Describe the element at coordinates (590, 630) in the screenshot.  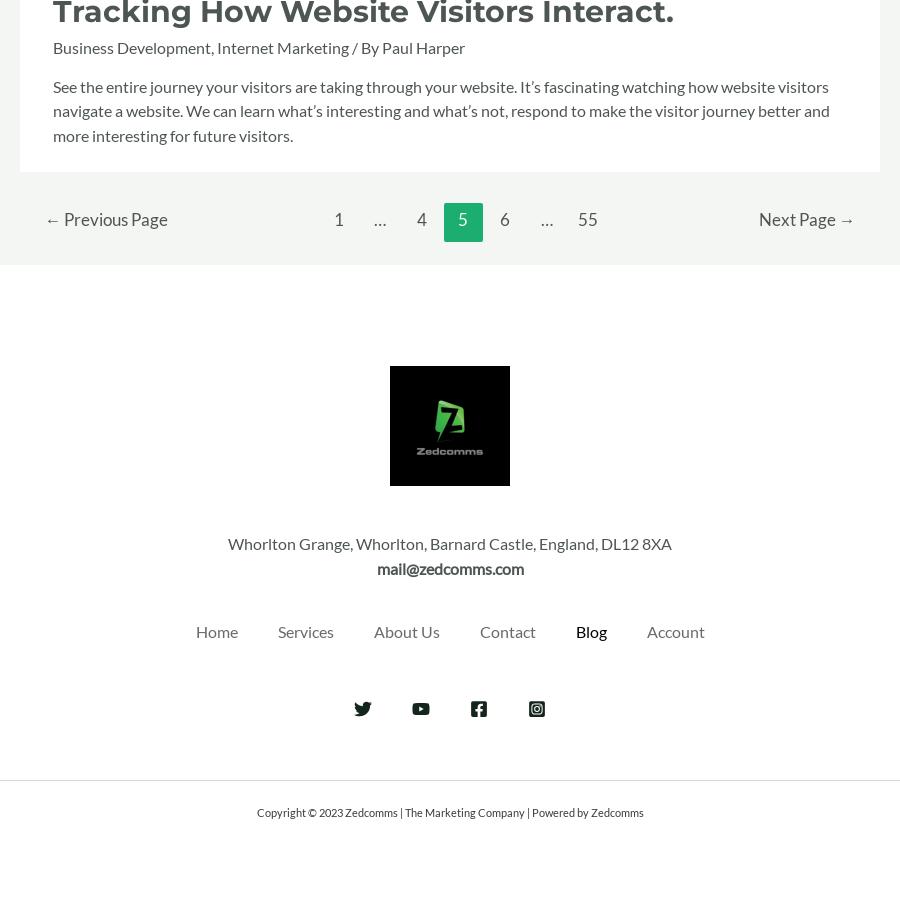
I see `'Blog'` at that location.